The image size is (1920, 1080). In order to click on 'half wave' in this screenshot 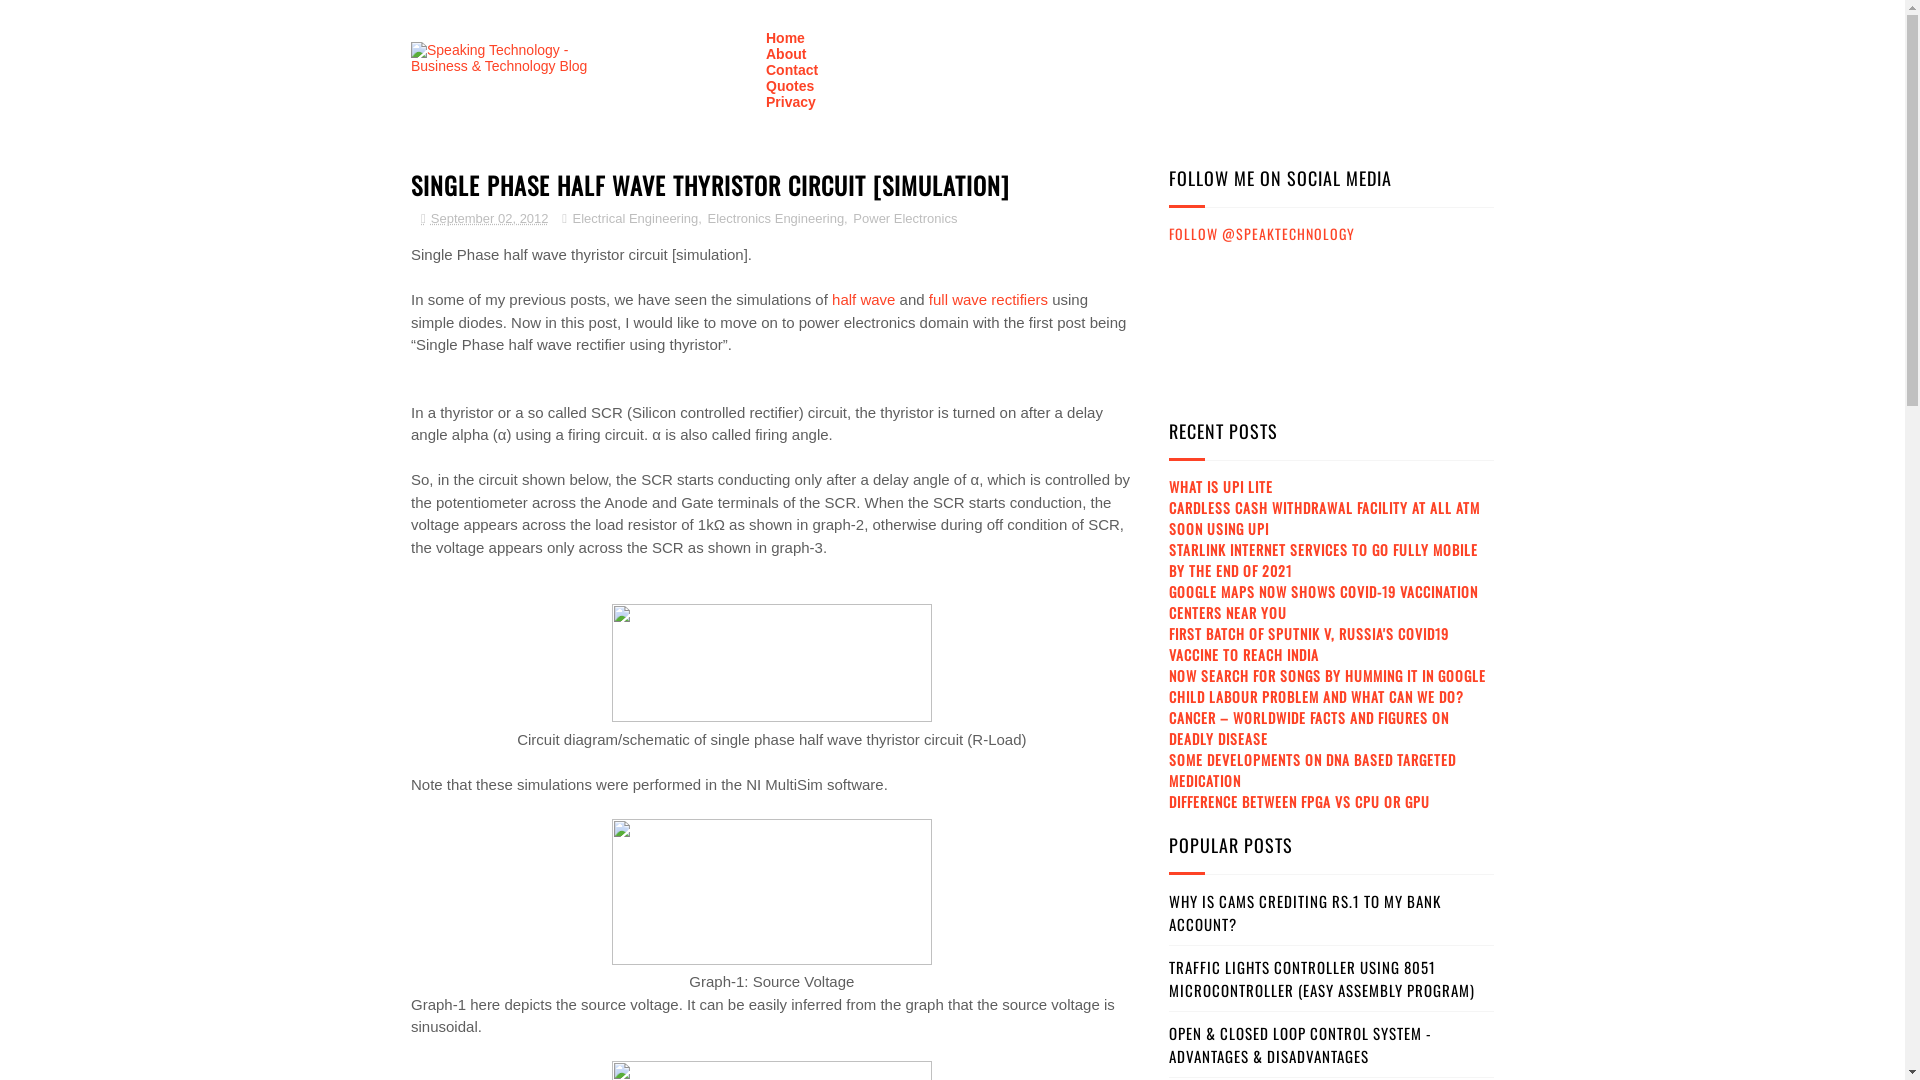, I will do `click(863, 299)`.